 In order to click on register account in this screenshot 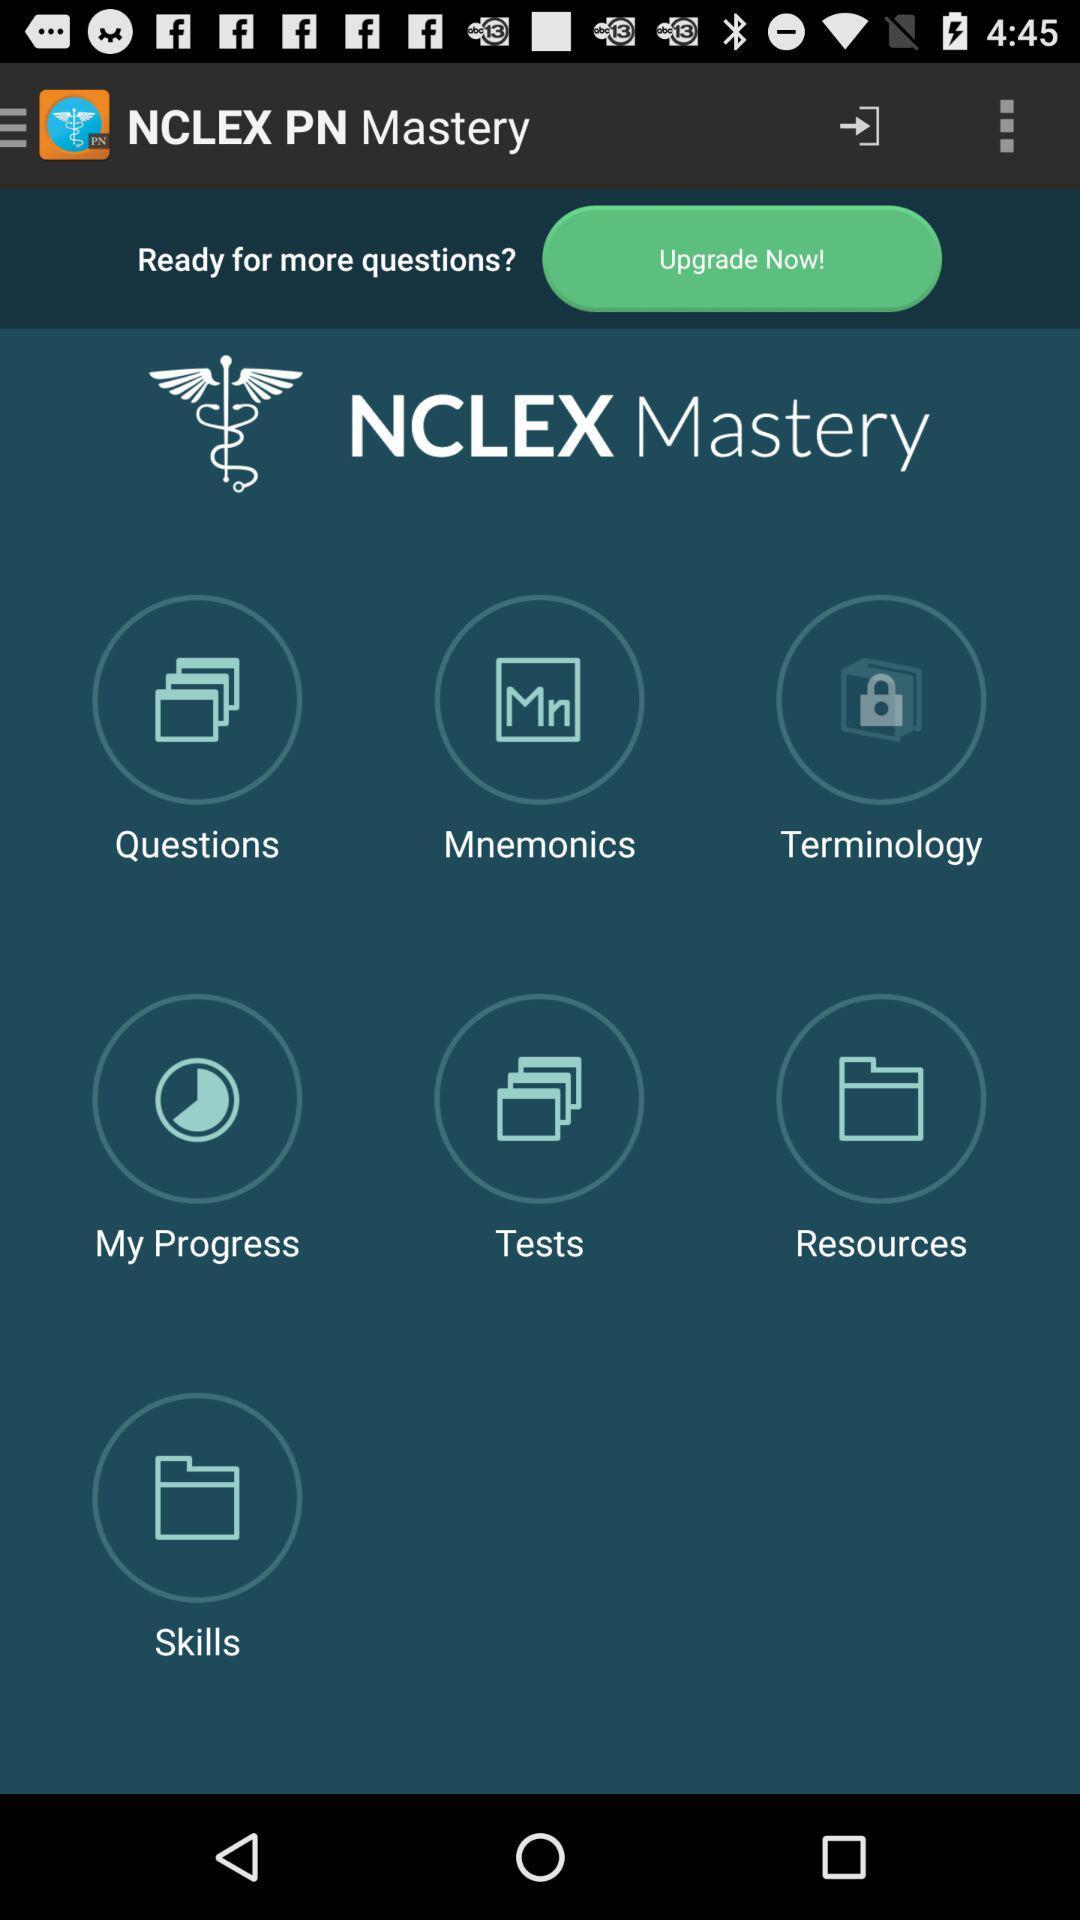, I will do `click(742, 257)`.